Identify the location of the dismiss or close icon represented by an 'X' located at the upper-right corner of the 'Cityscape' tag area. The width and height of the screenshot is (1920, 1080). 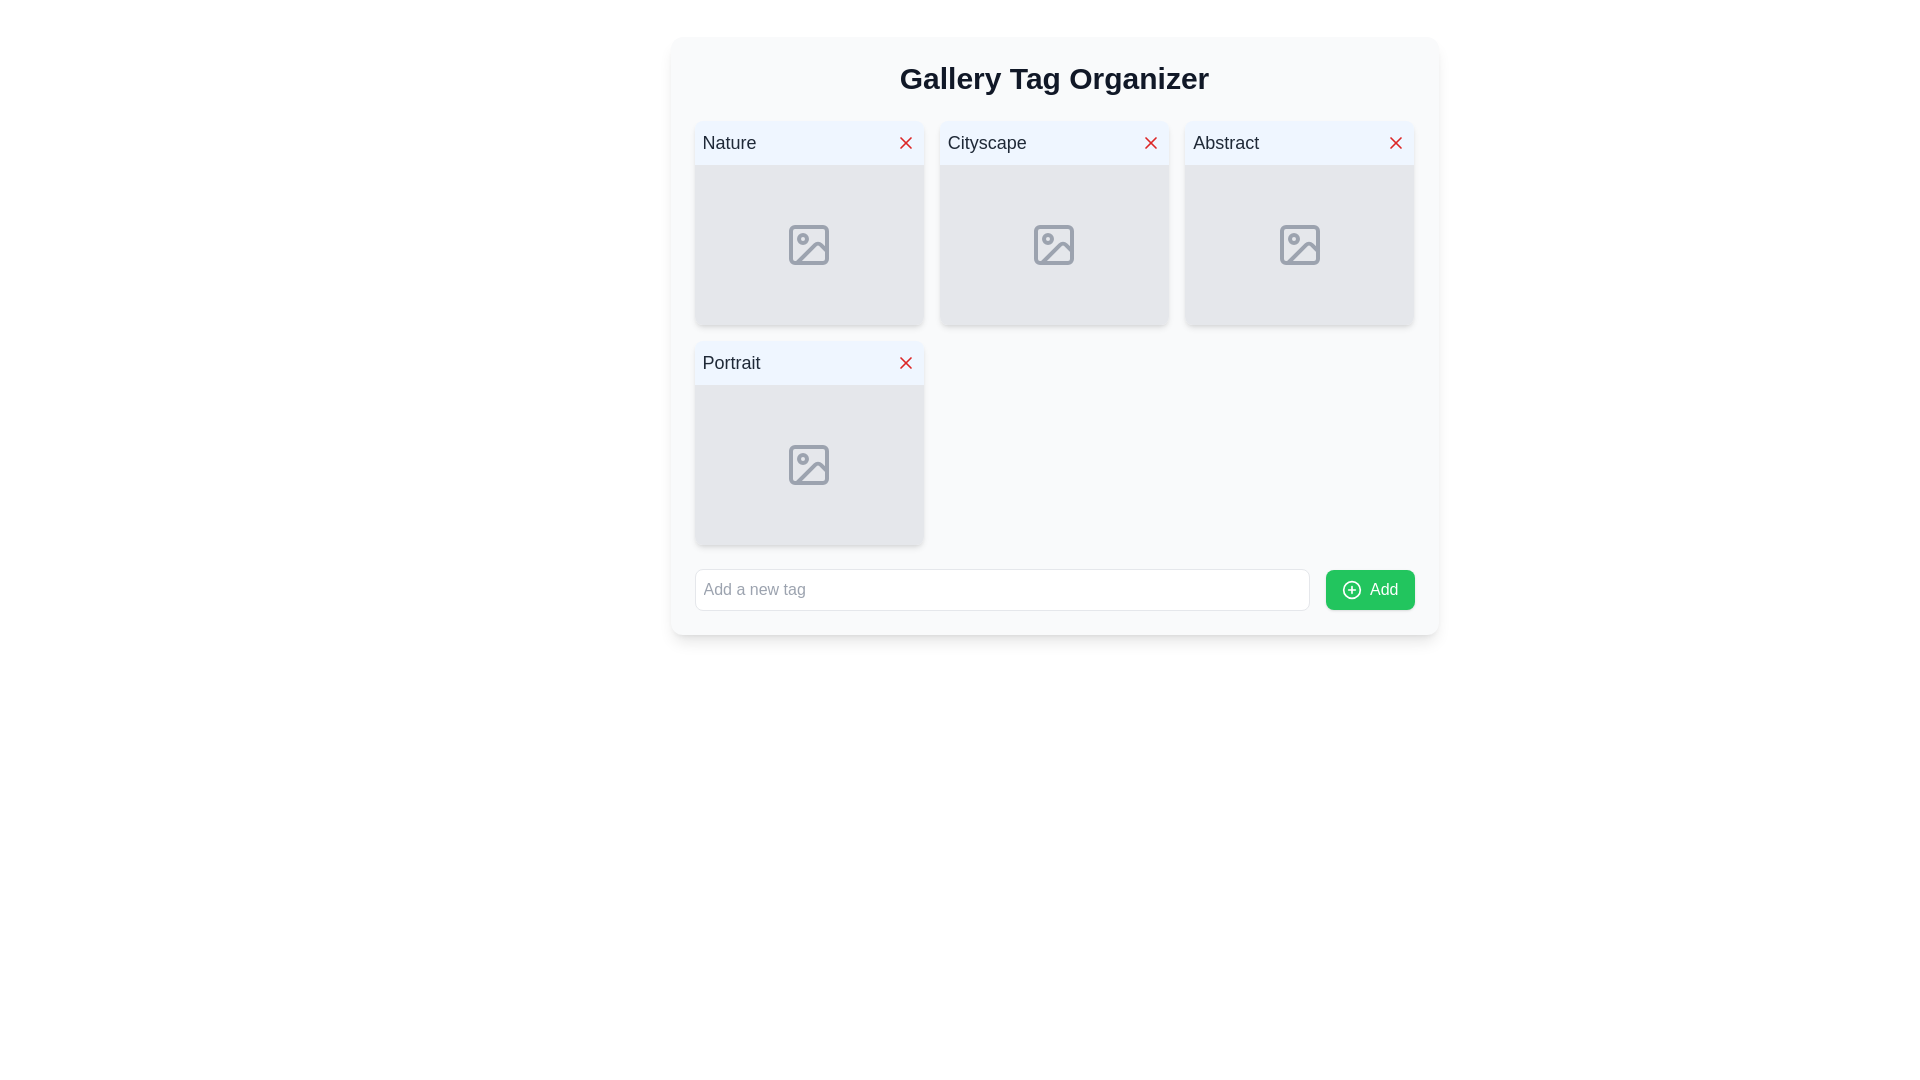
(1151, 141).